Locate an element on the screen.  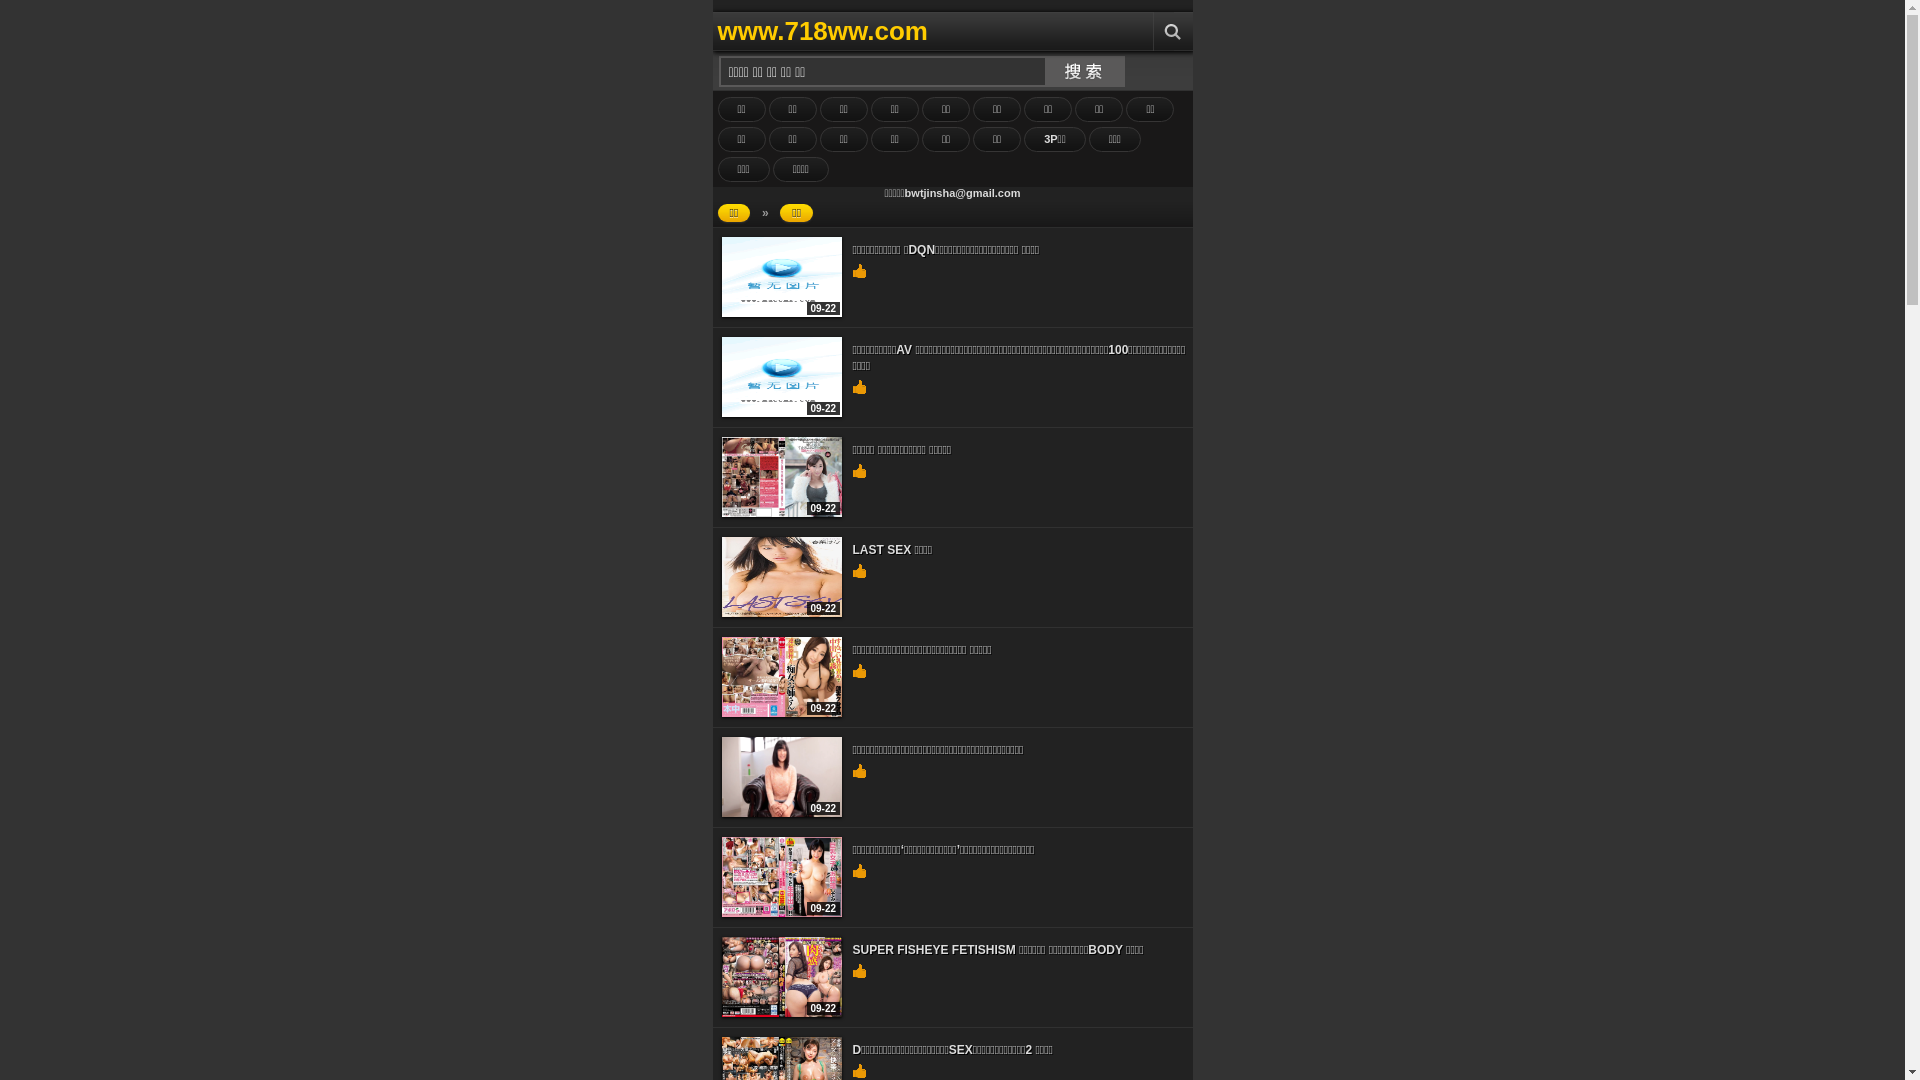
'Search' is located at coordinates (1171, 31).